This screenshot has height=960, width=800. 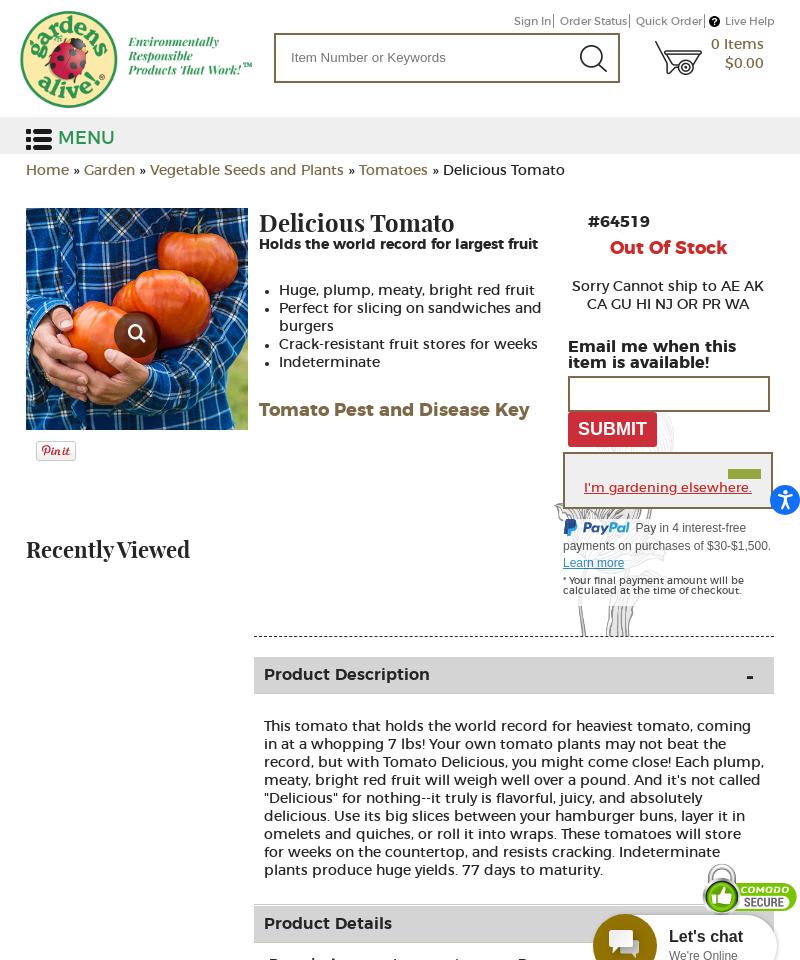 I want to click on 'Out Of Stock', so click(x=667, y=248).